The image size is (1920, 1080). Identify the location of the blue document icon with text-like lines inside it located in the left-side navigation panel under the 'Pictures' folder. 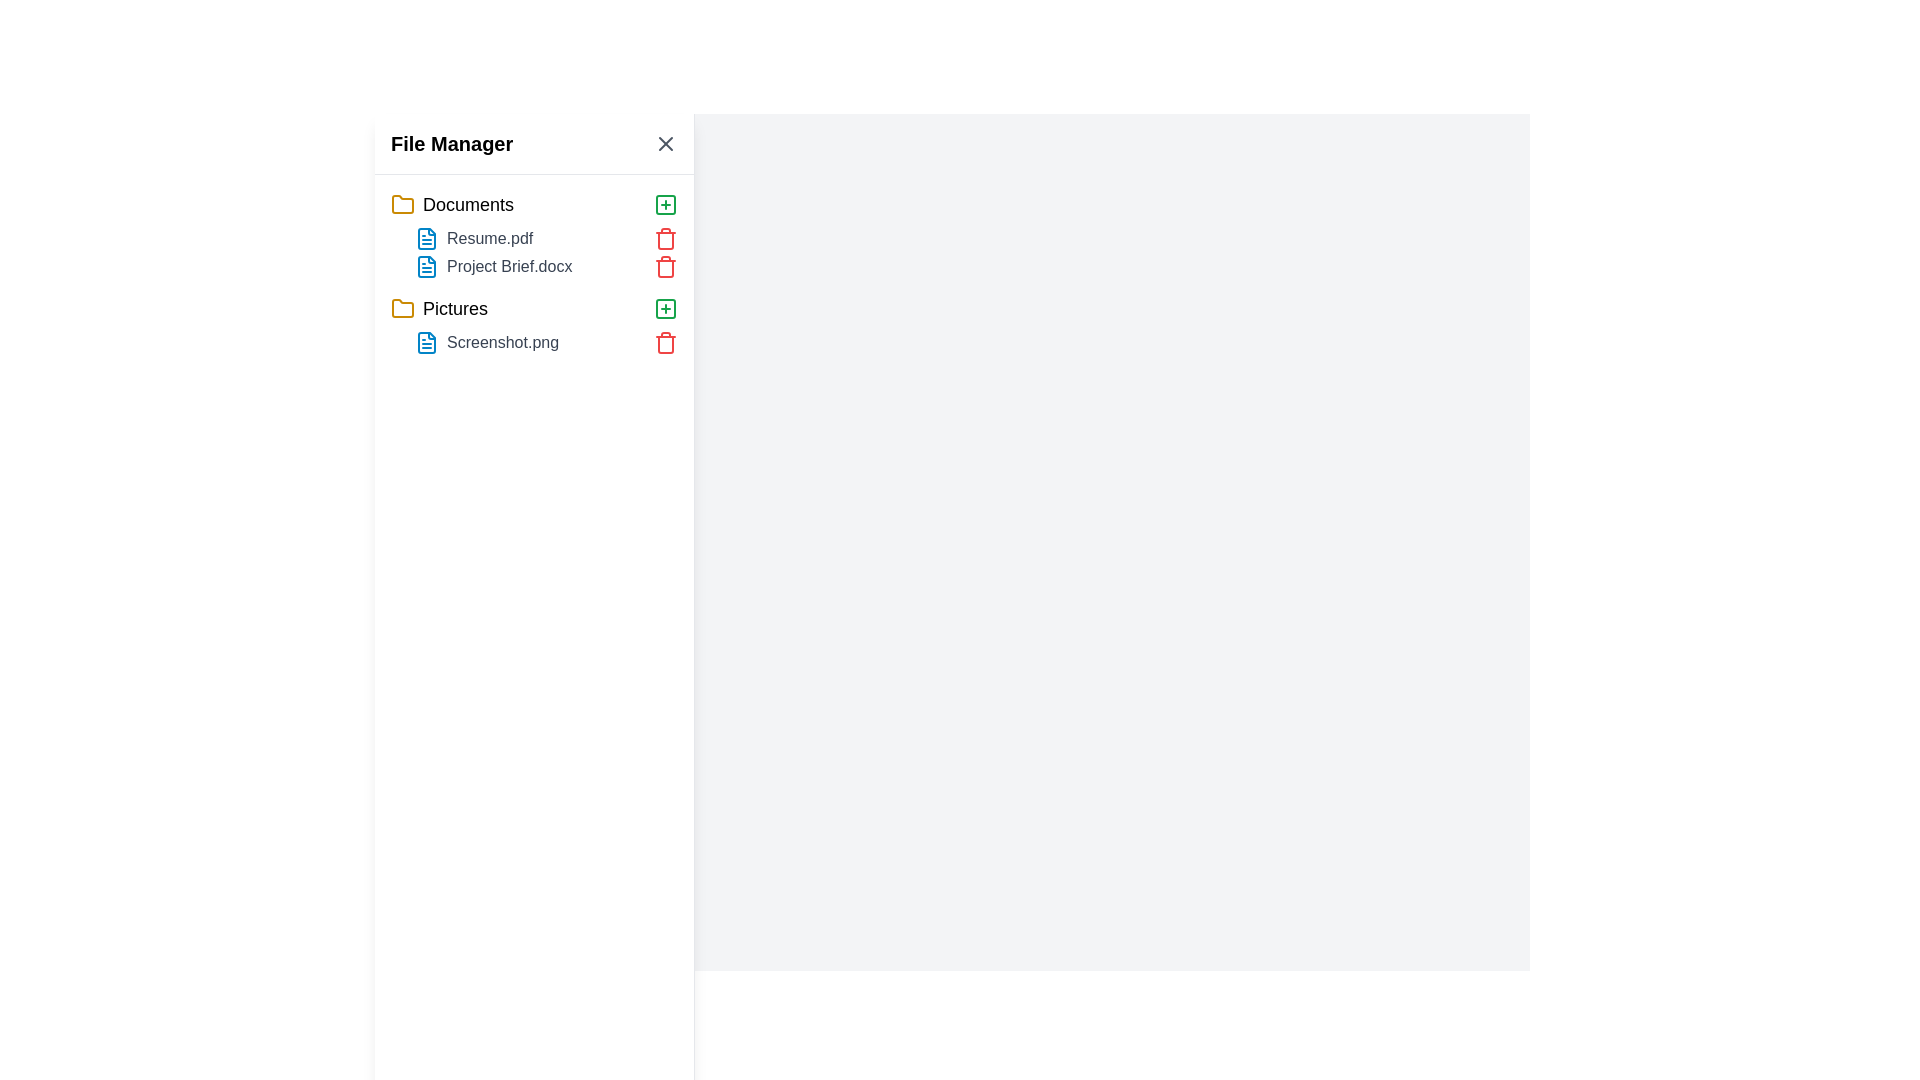
(426, 342).